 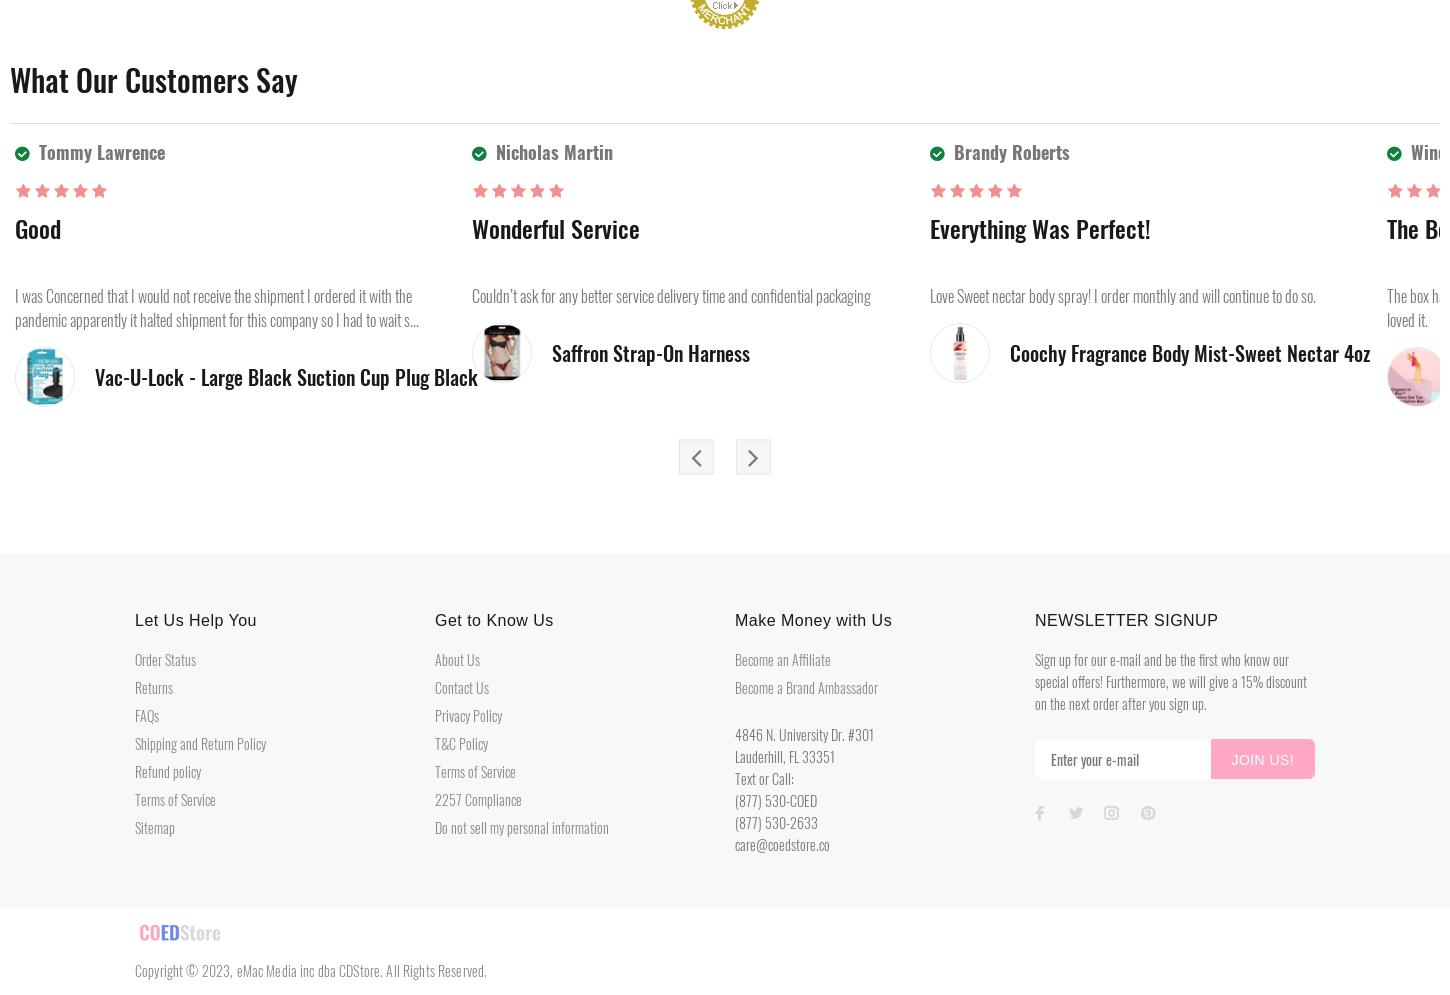 I want to click on 'What Our Customers Say', so click(x=152, y=79).